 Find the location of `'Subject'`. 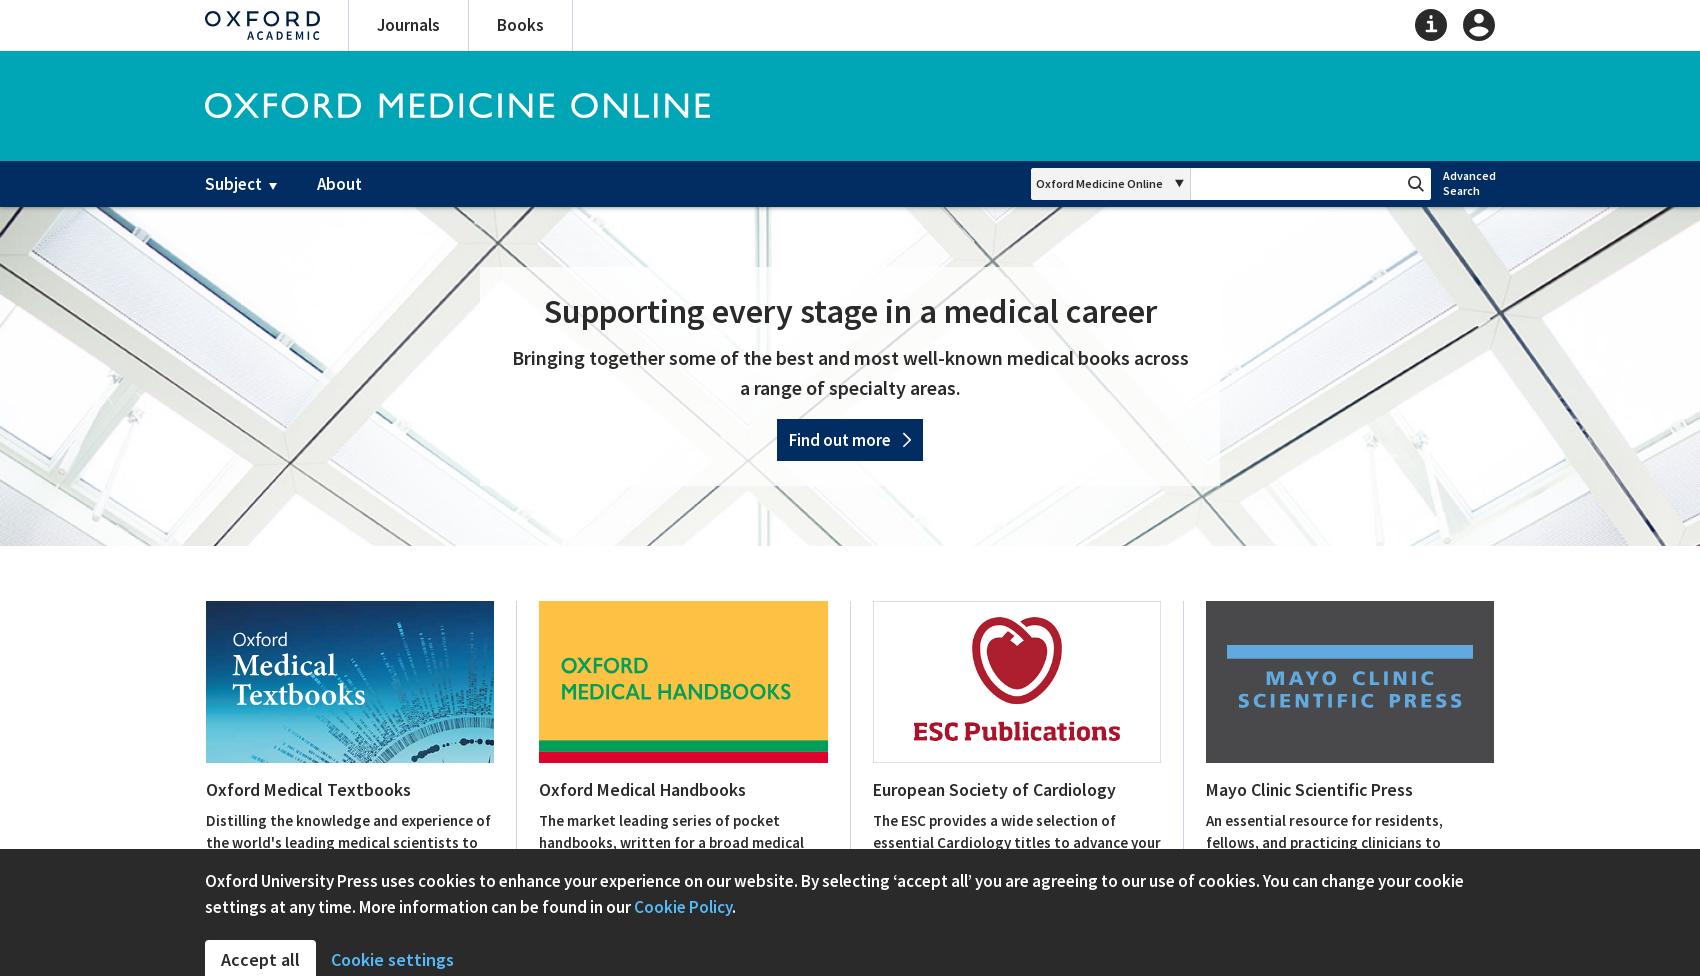

'Subject' is located at coordinates (234, 182).